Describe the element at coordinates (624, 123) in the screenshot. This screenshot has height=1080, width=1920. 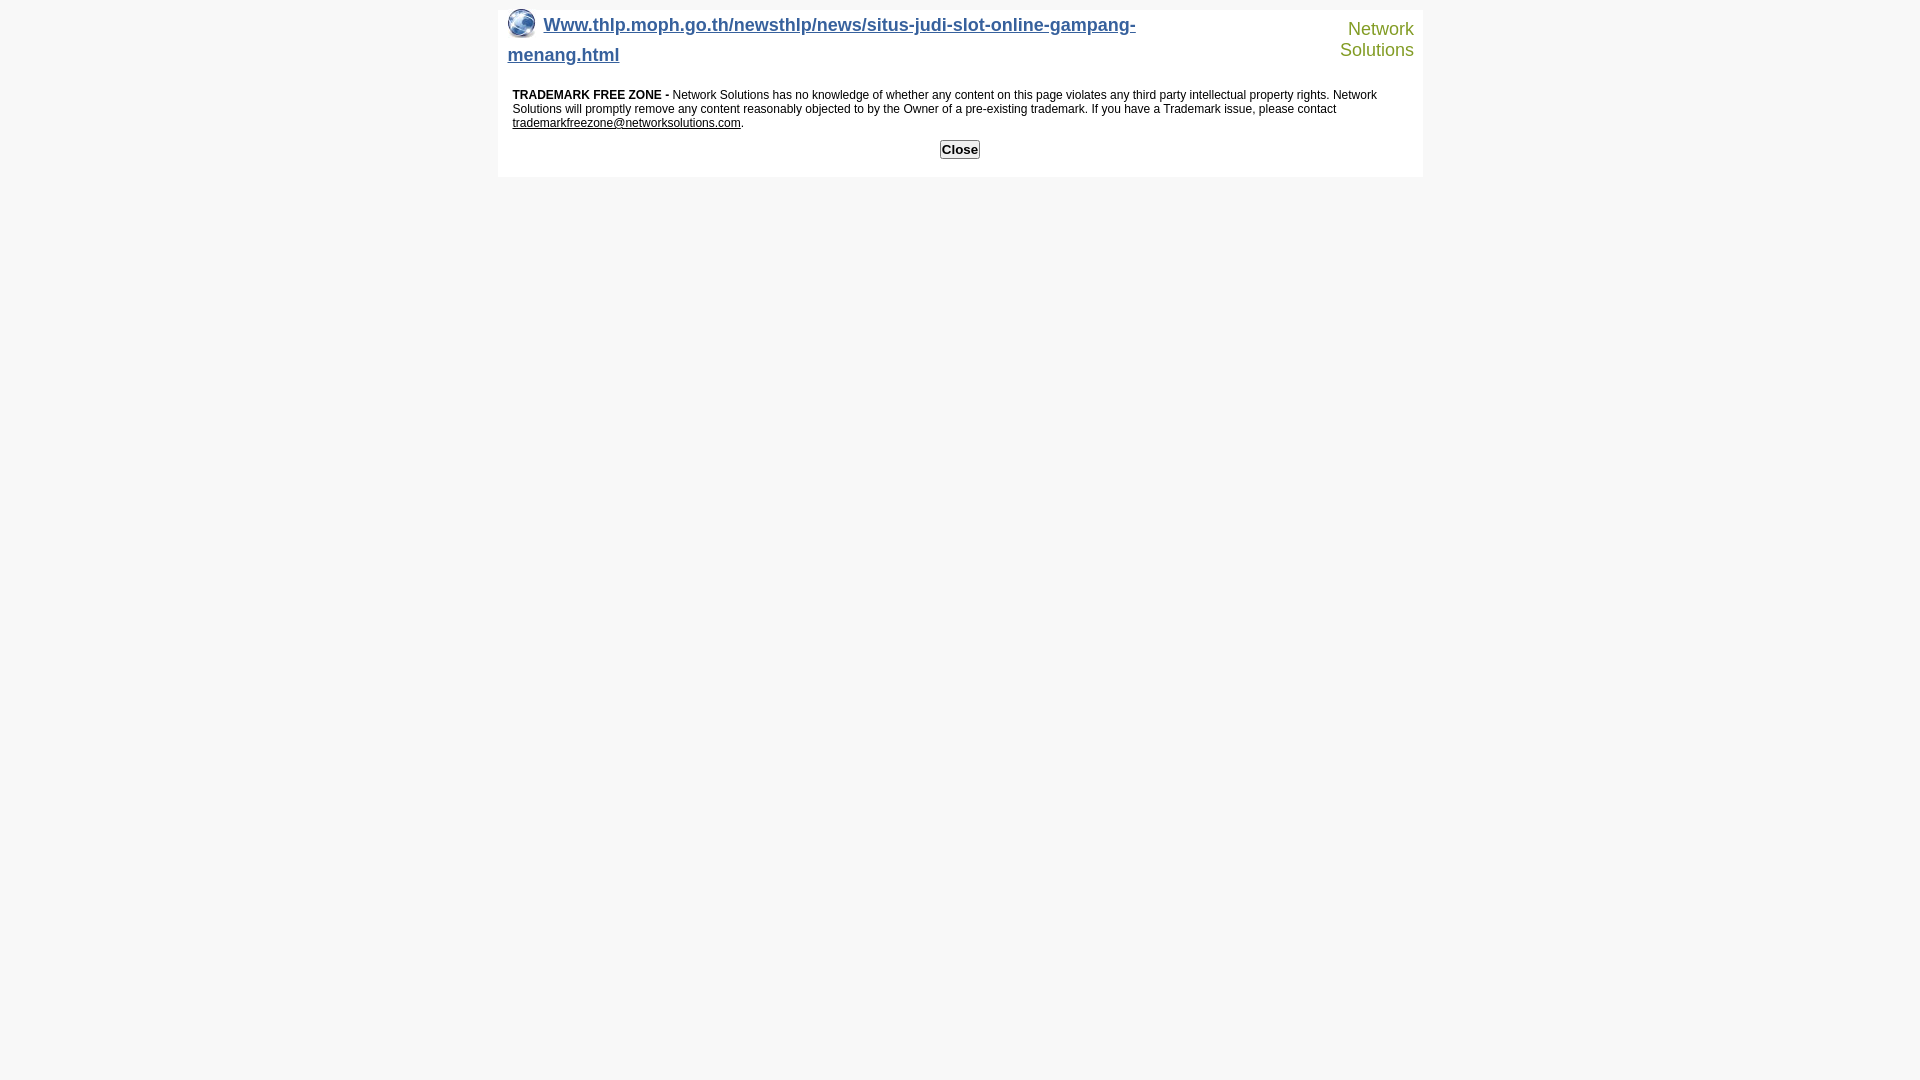
I see `'trademarkfreezone@networksolutions.com'` at that location.